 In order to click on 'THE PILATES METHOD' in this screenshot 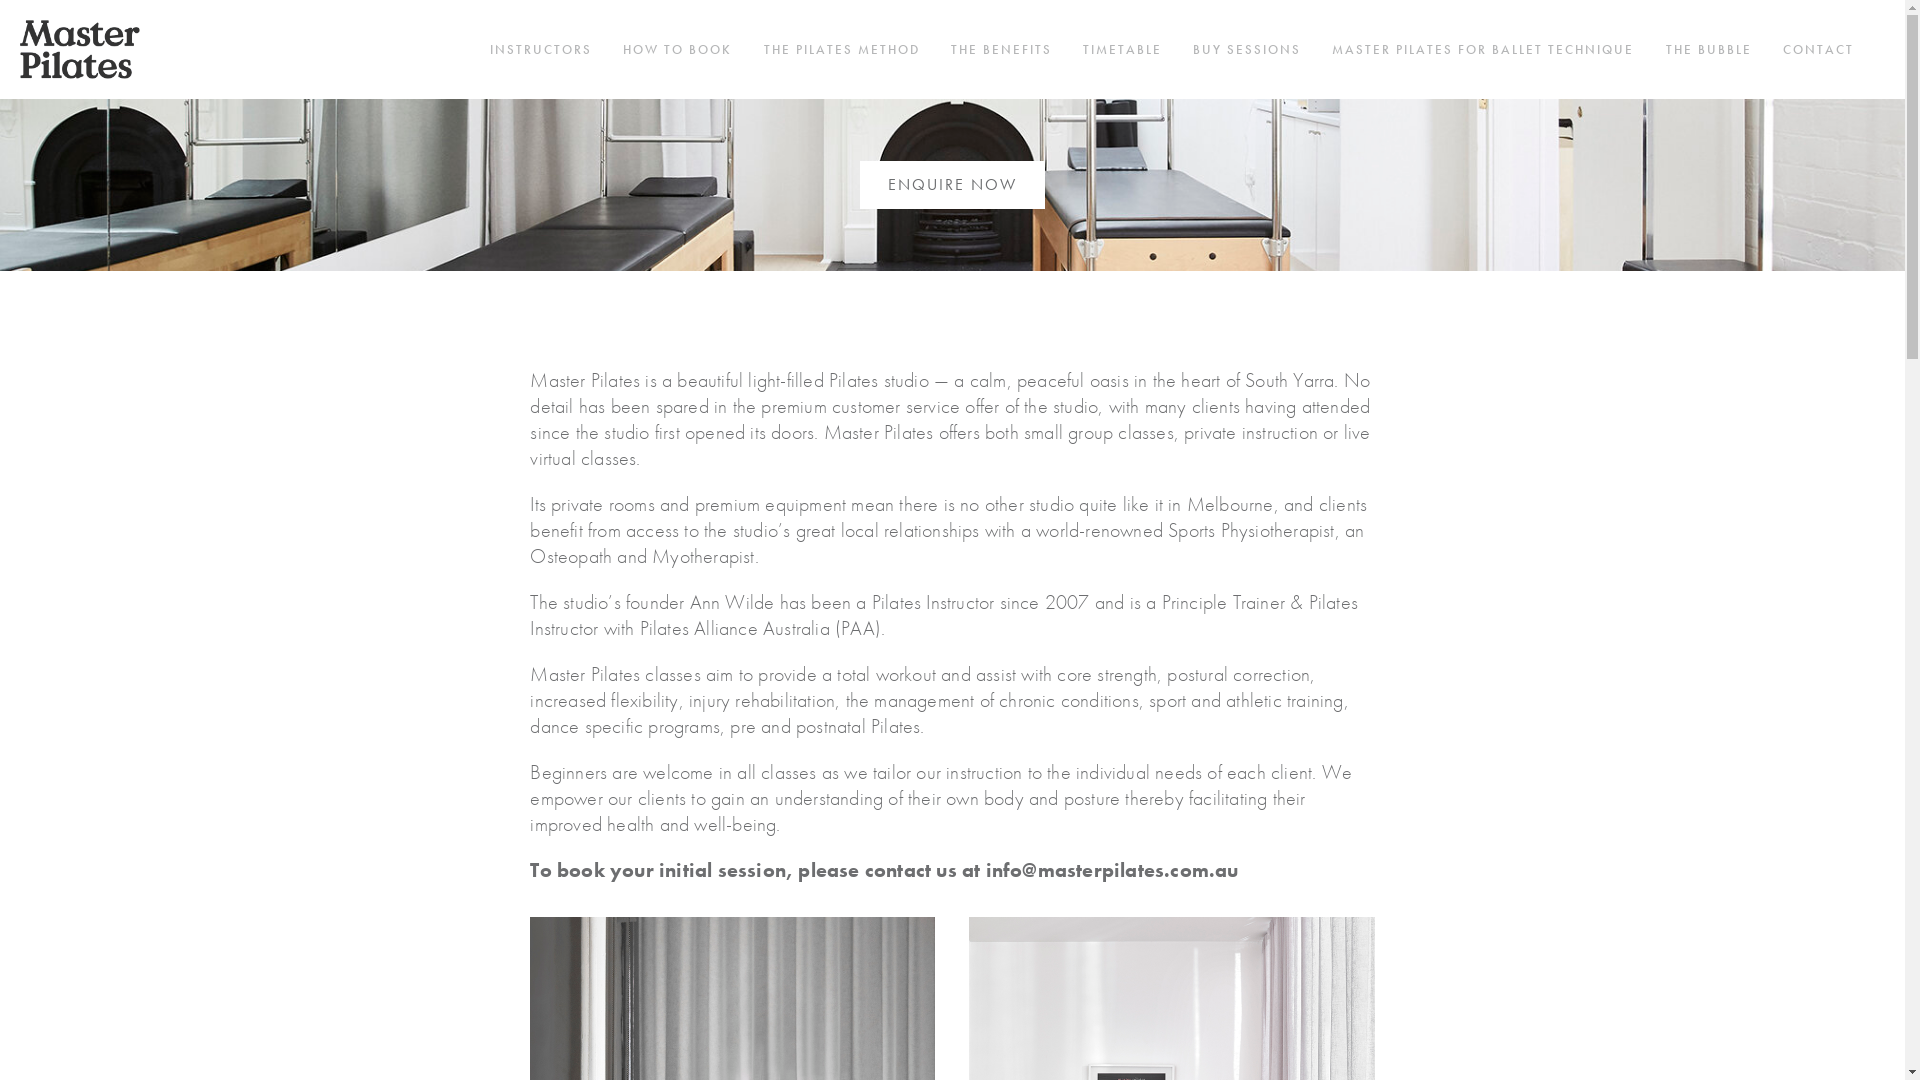, I will do `click(841, 48)`.